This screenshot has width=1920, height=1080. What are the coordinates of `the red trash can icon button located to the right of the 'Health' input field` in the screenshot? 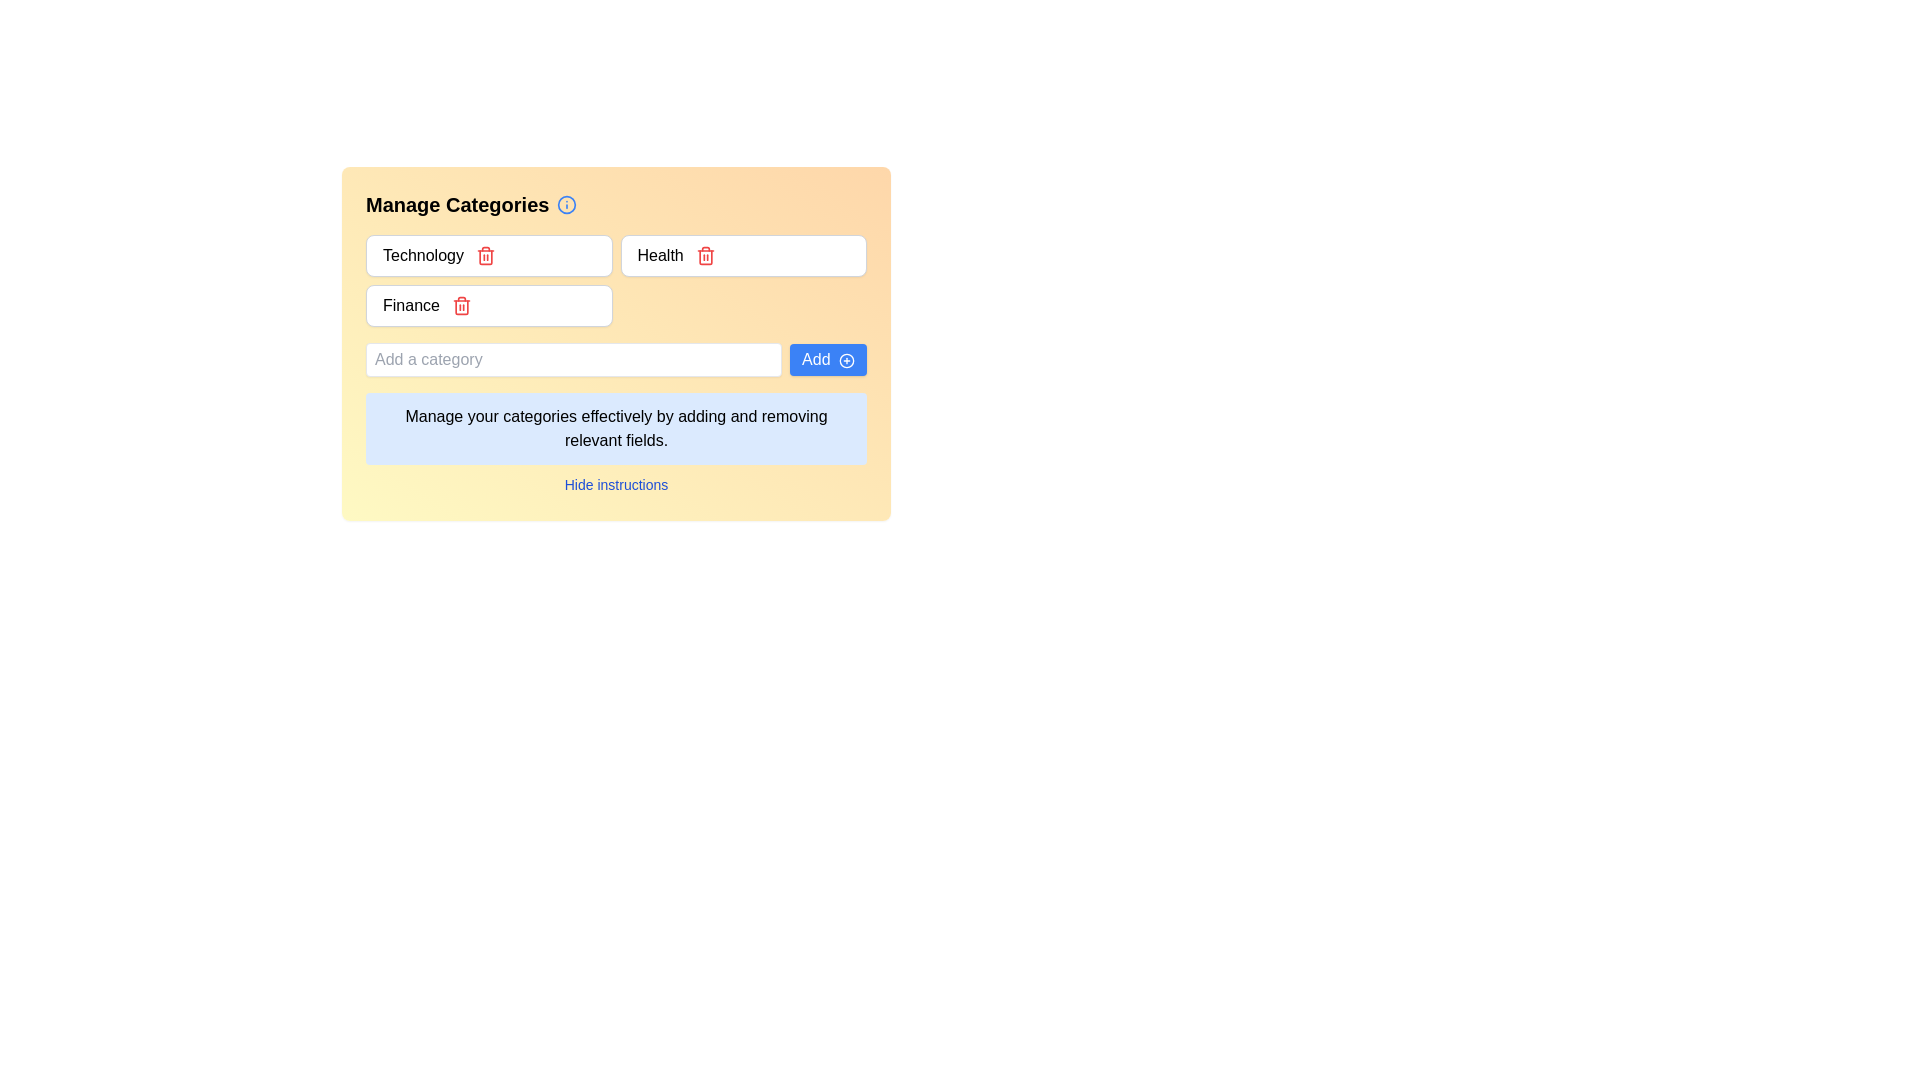 It's located at (705, 254).